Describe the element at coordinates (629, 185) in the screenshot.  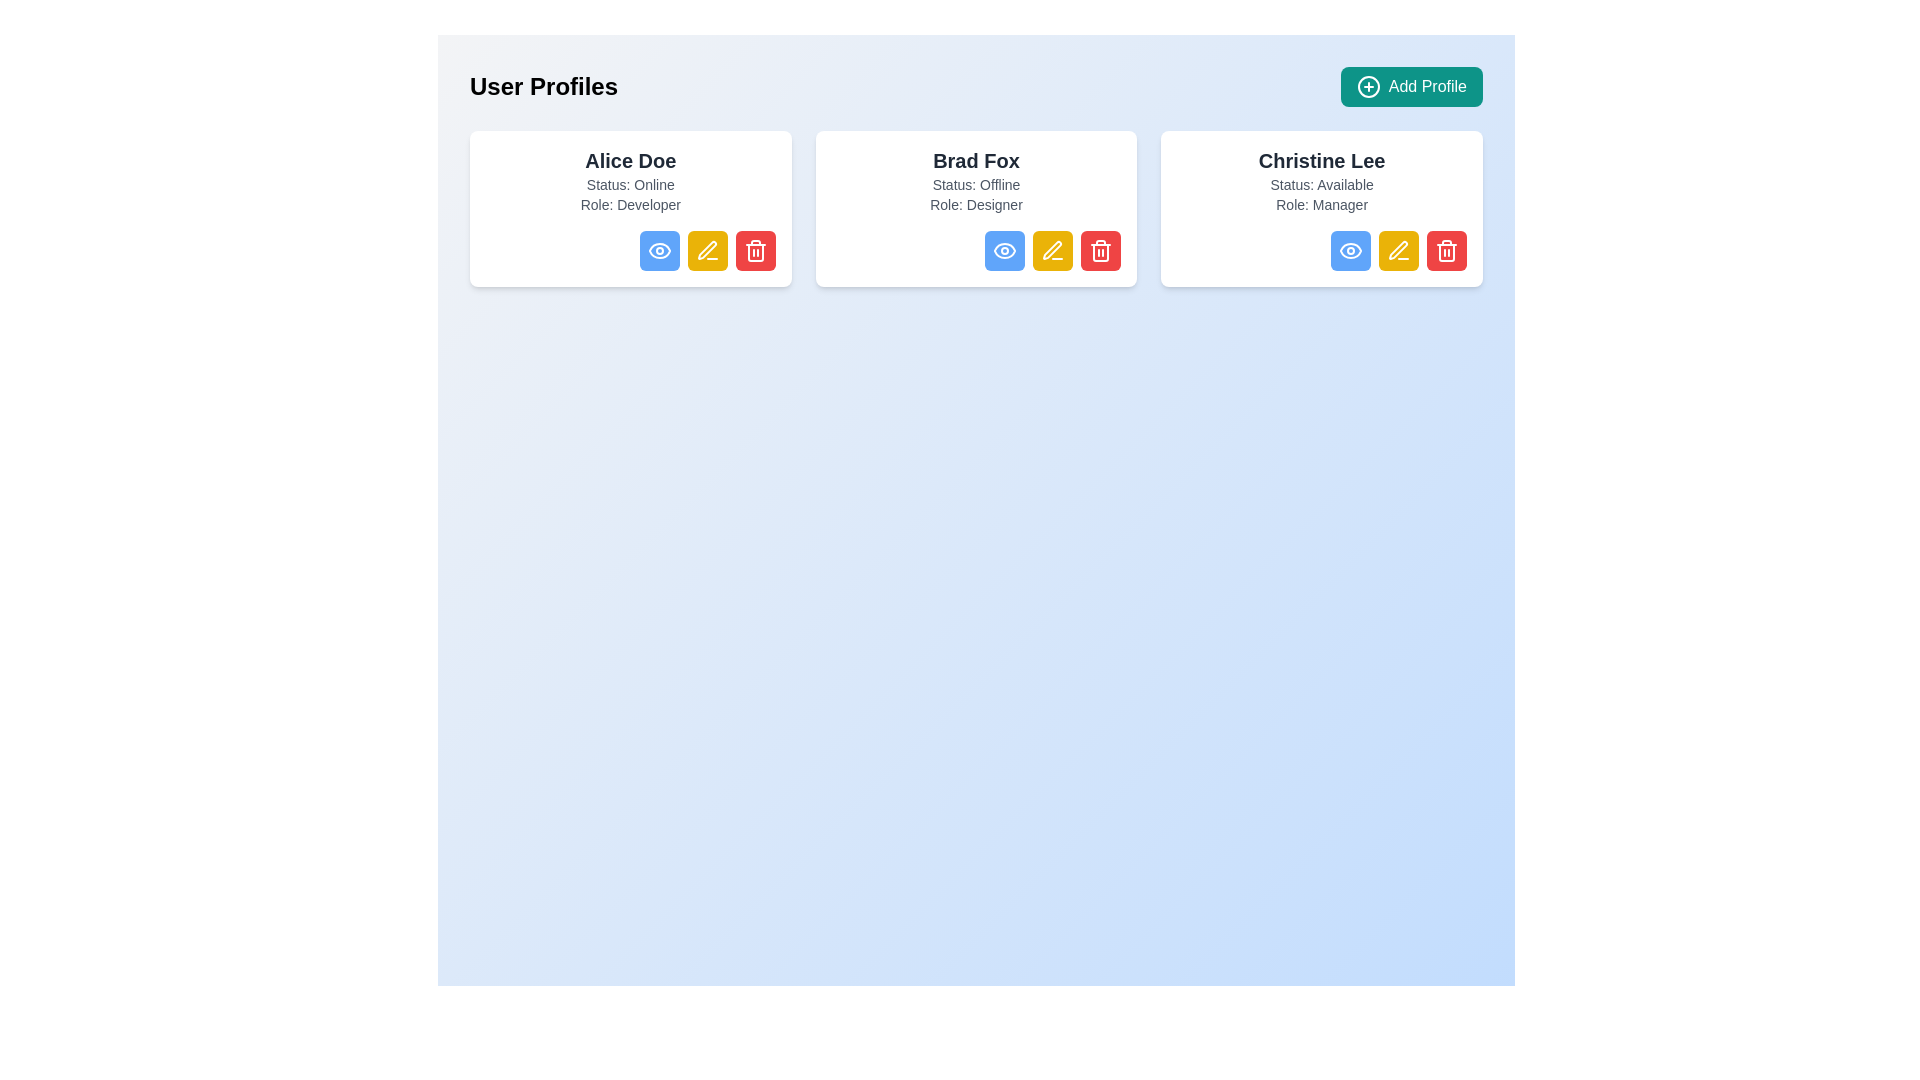
I see `the text label reading 'Status: Online', which is located directly below 'Alice Doe' in the user profile card` at that location.